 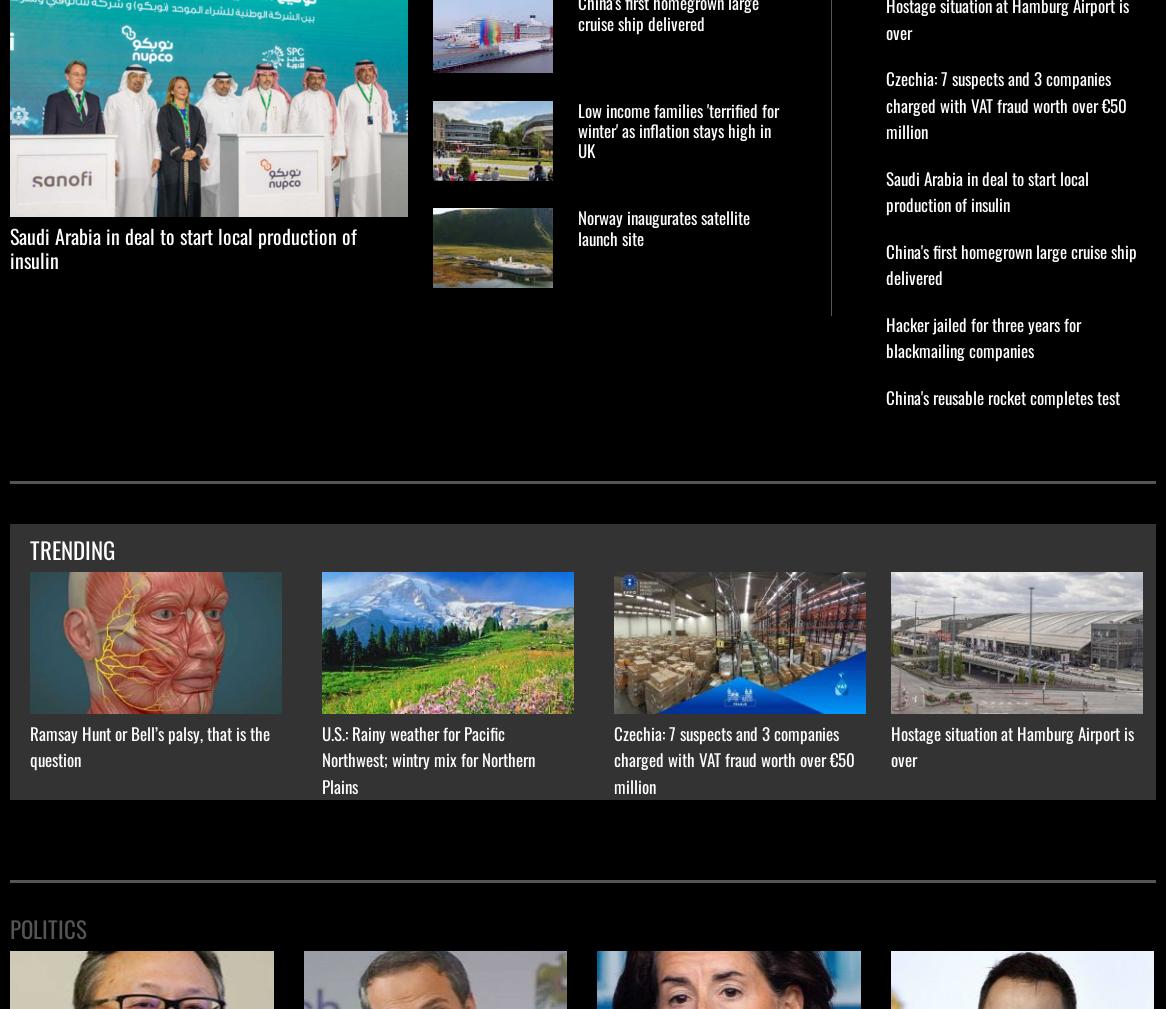 I want to click on 'TRENDING', so click(x=29, y=550).